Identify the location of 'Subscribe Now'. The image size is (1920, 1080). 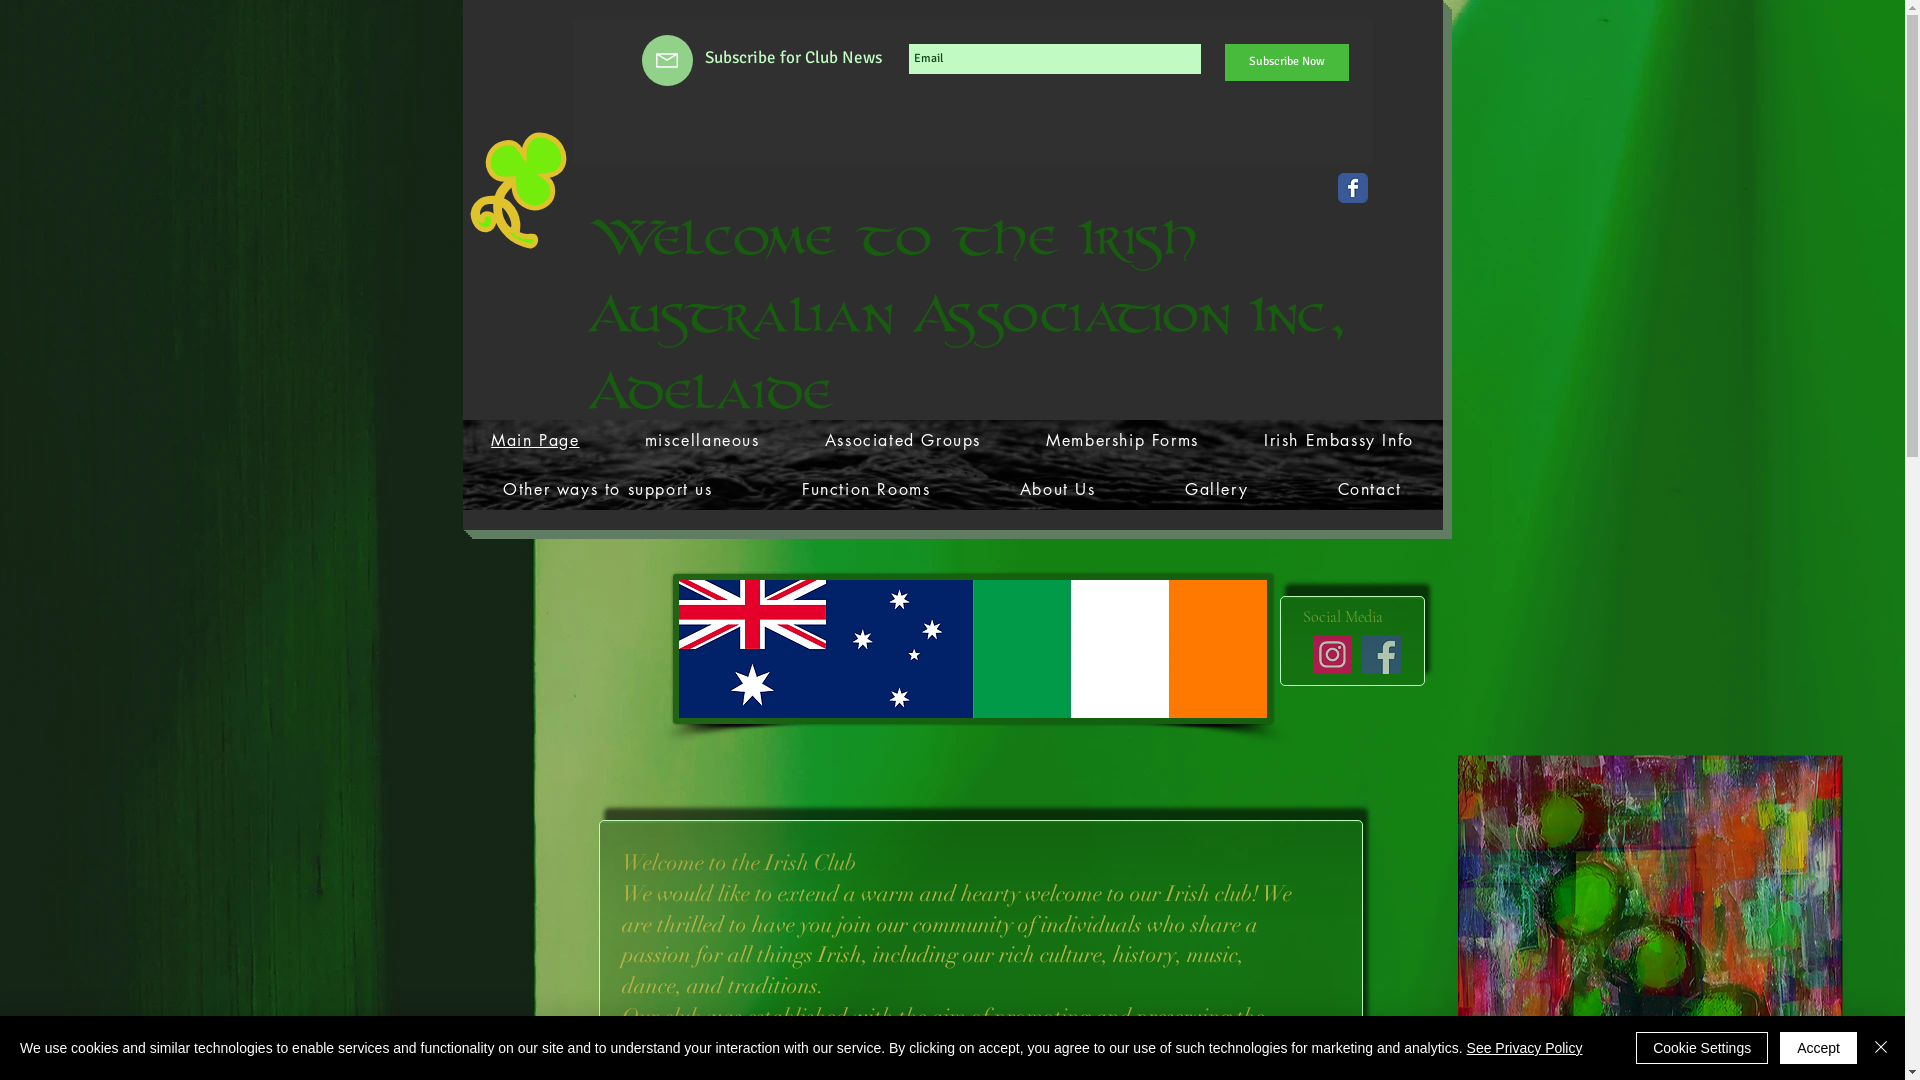
(1286, 61).